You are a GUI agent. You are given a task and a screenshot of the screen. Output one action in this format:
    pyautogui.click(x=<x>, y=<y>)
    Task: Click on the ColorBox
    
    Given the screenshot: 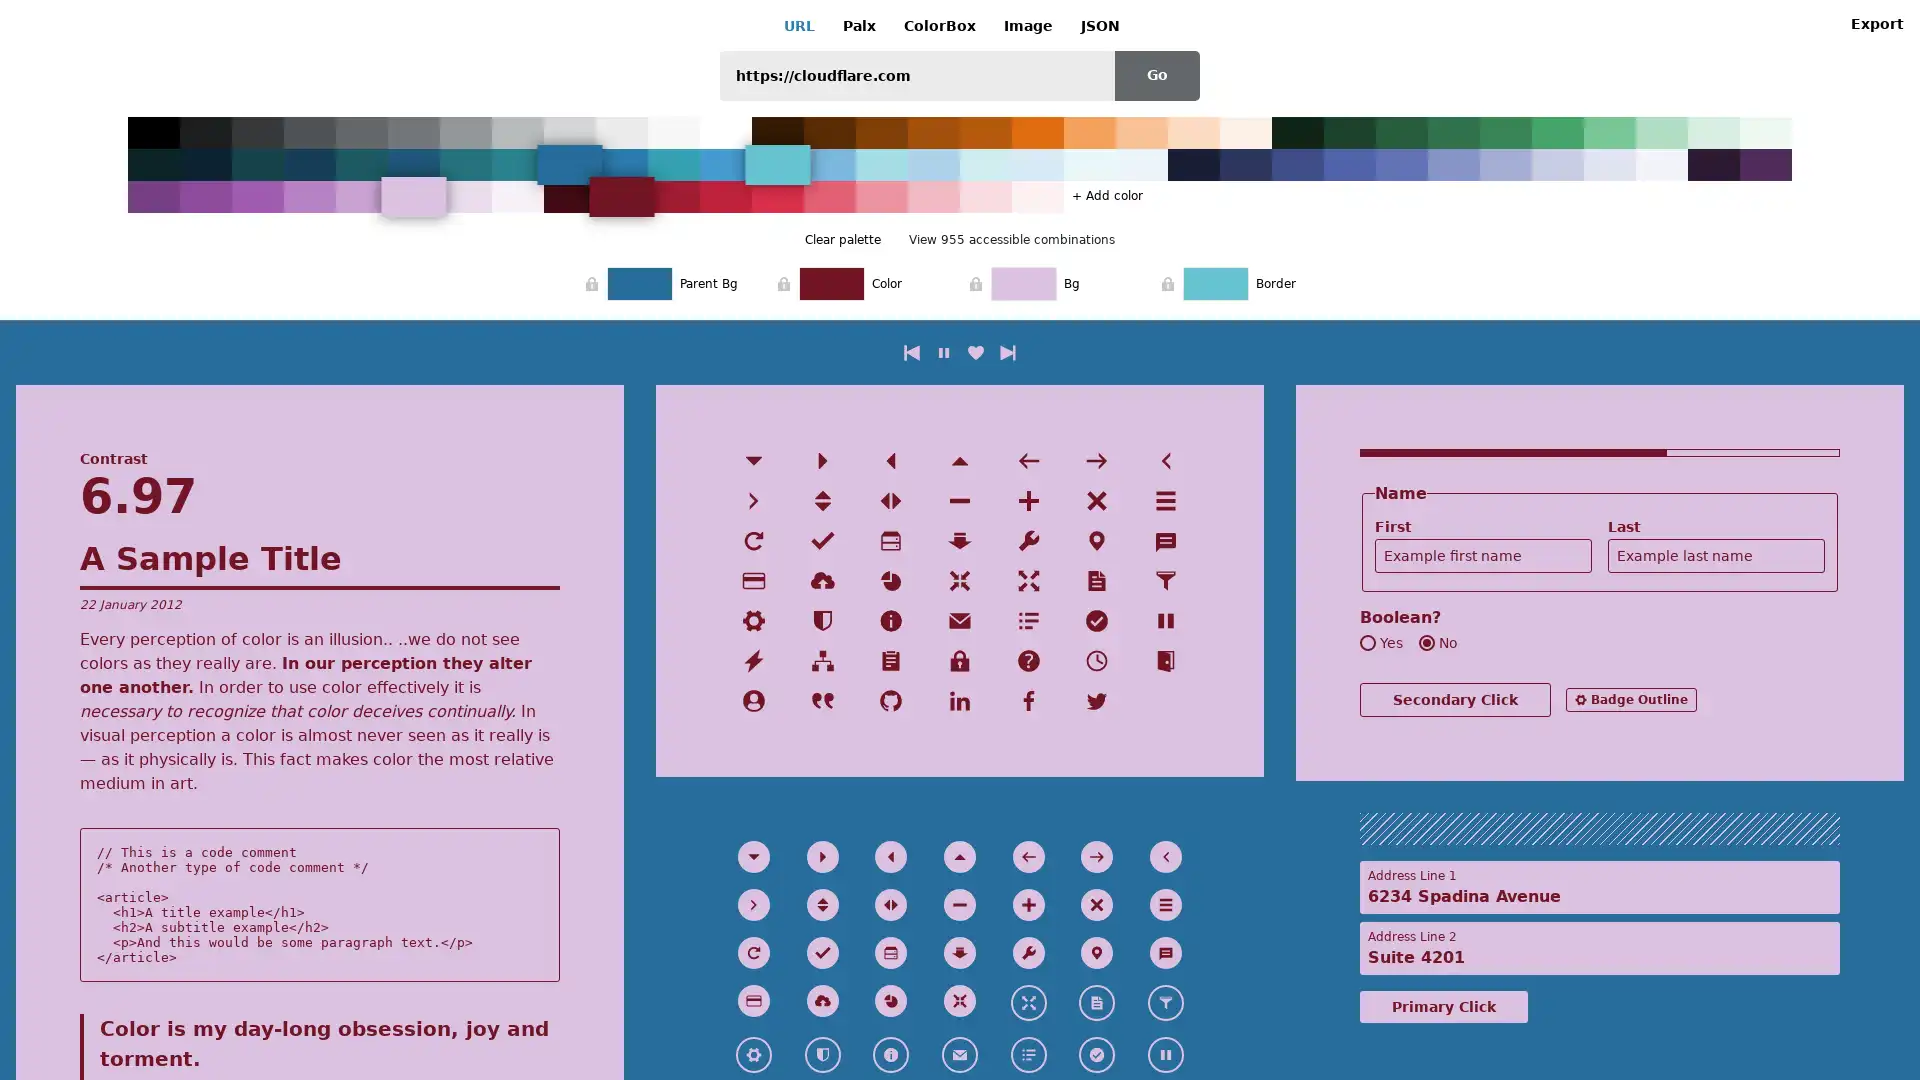 What is the action you would take?
    pyautogui.click(x=939, y=26)
    